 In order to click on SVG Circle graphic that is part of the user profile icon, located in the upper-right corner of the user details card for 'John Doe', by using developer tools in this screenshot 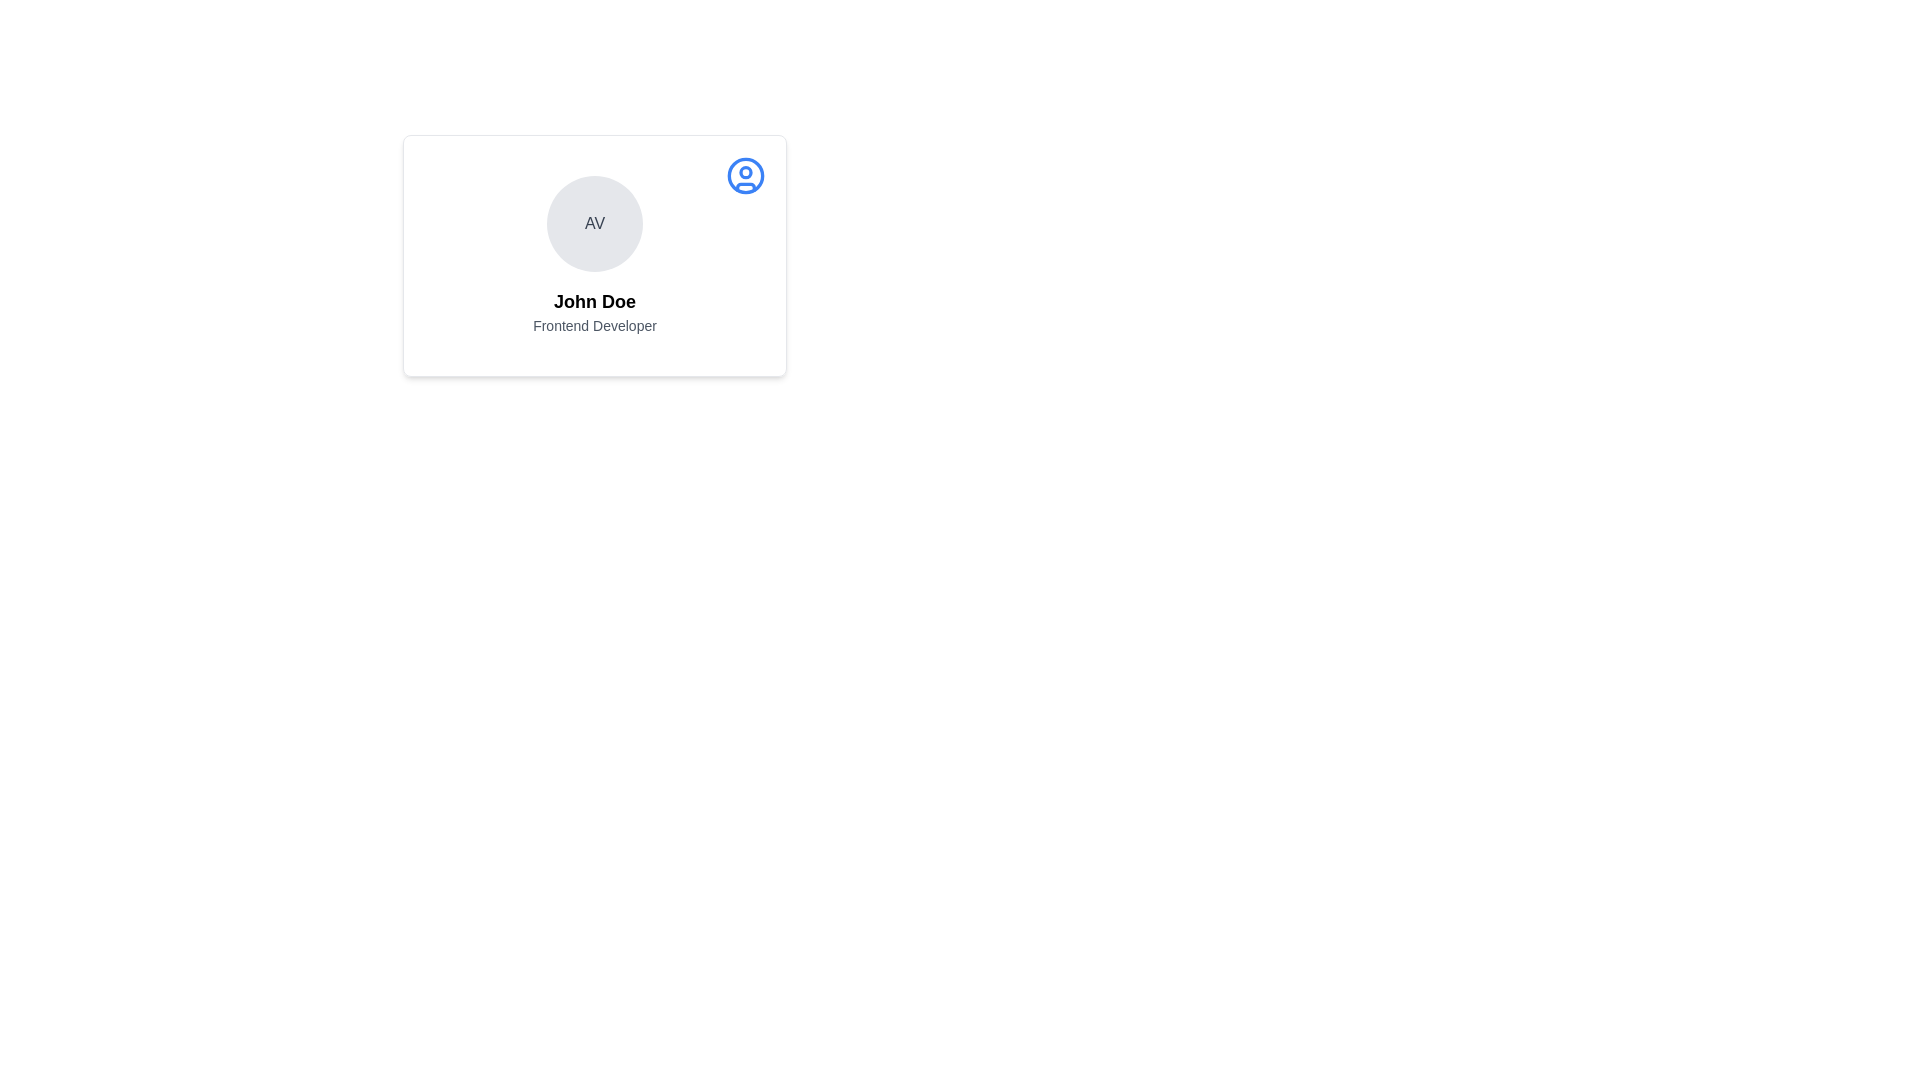, I will do `click(744, 175)`.